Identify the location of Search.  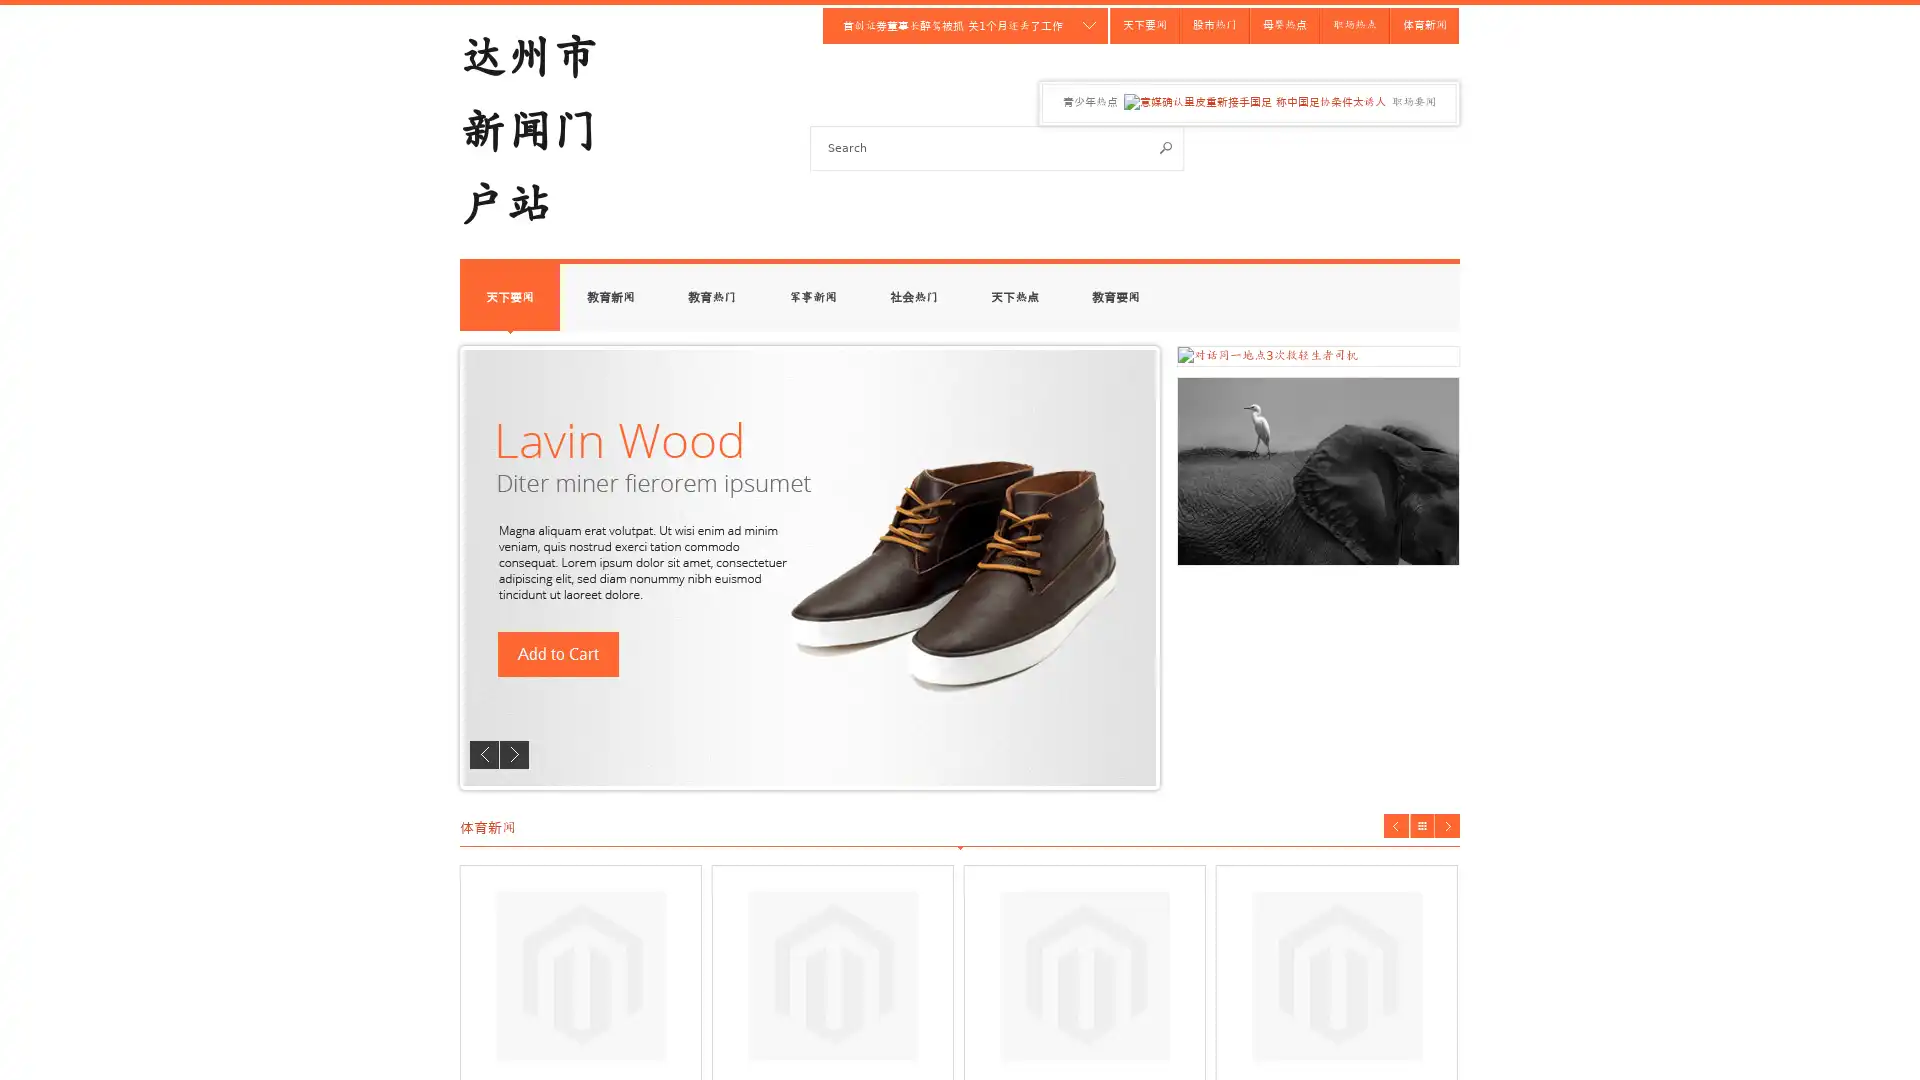
(1166, 146).